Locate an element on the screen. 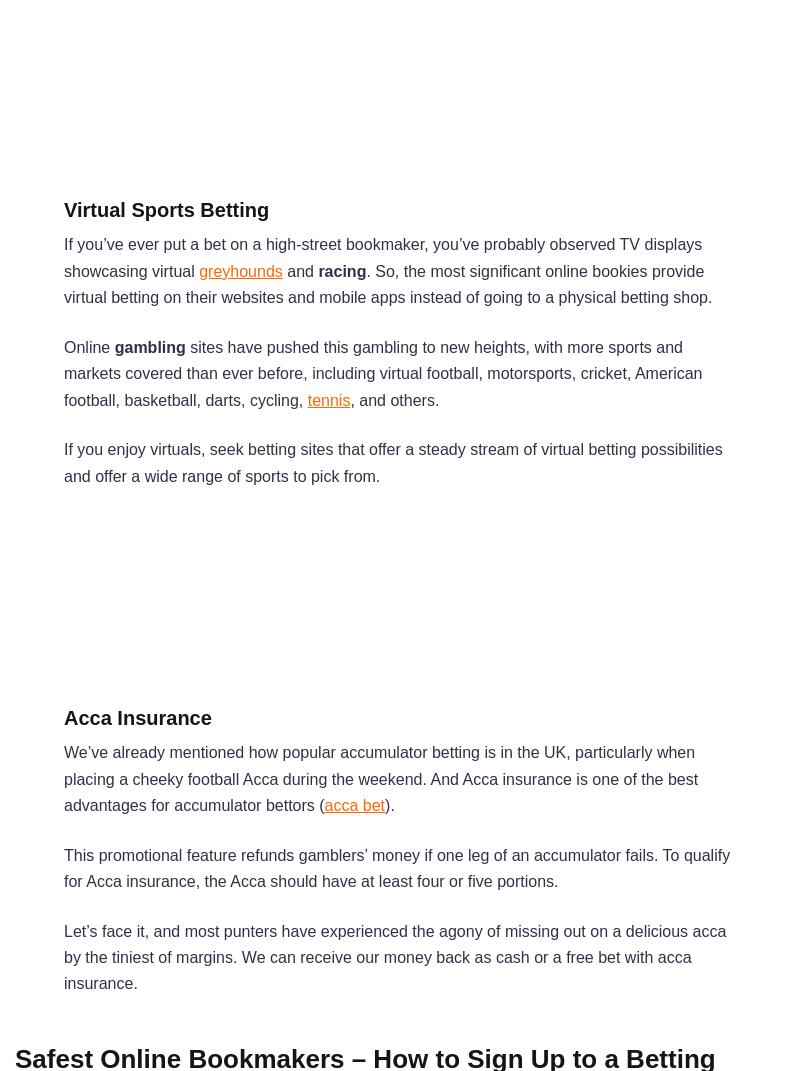 Image resolution: width=800 pixels, height=1071 pixels. 'and' is located at coordinates (300, 270).